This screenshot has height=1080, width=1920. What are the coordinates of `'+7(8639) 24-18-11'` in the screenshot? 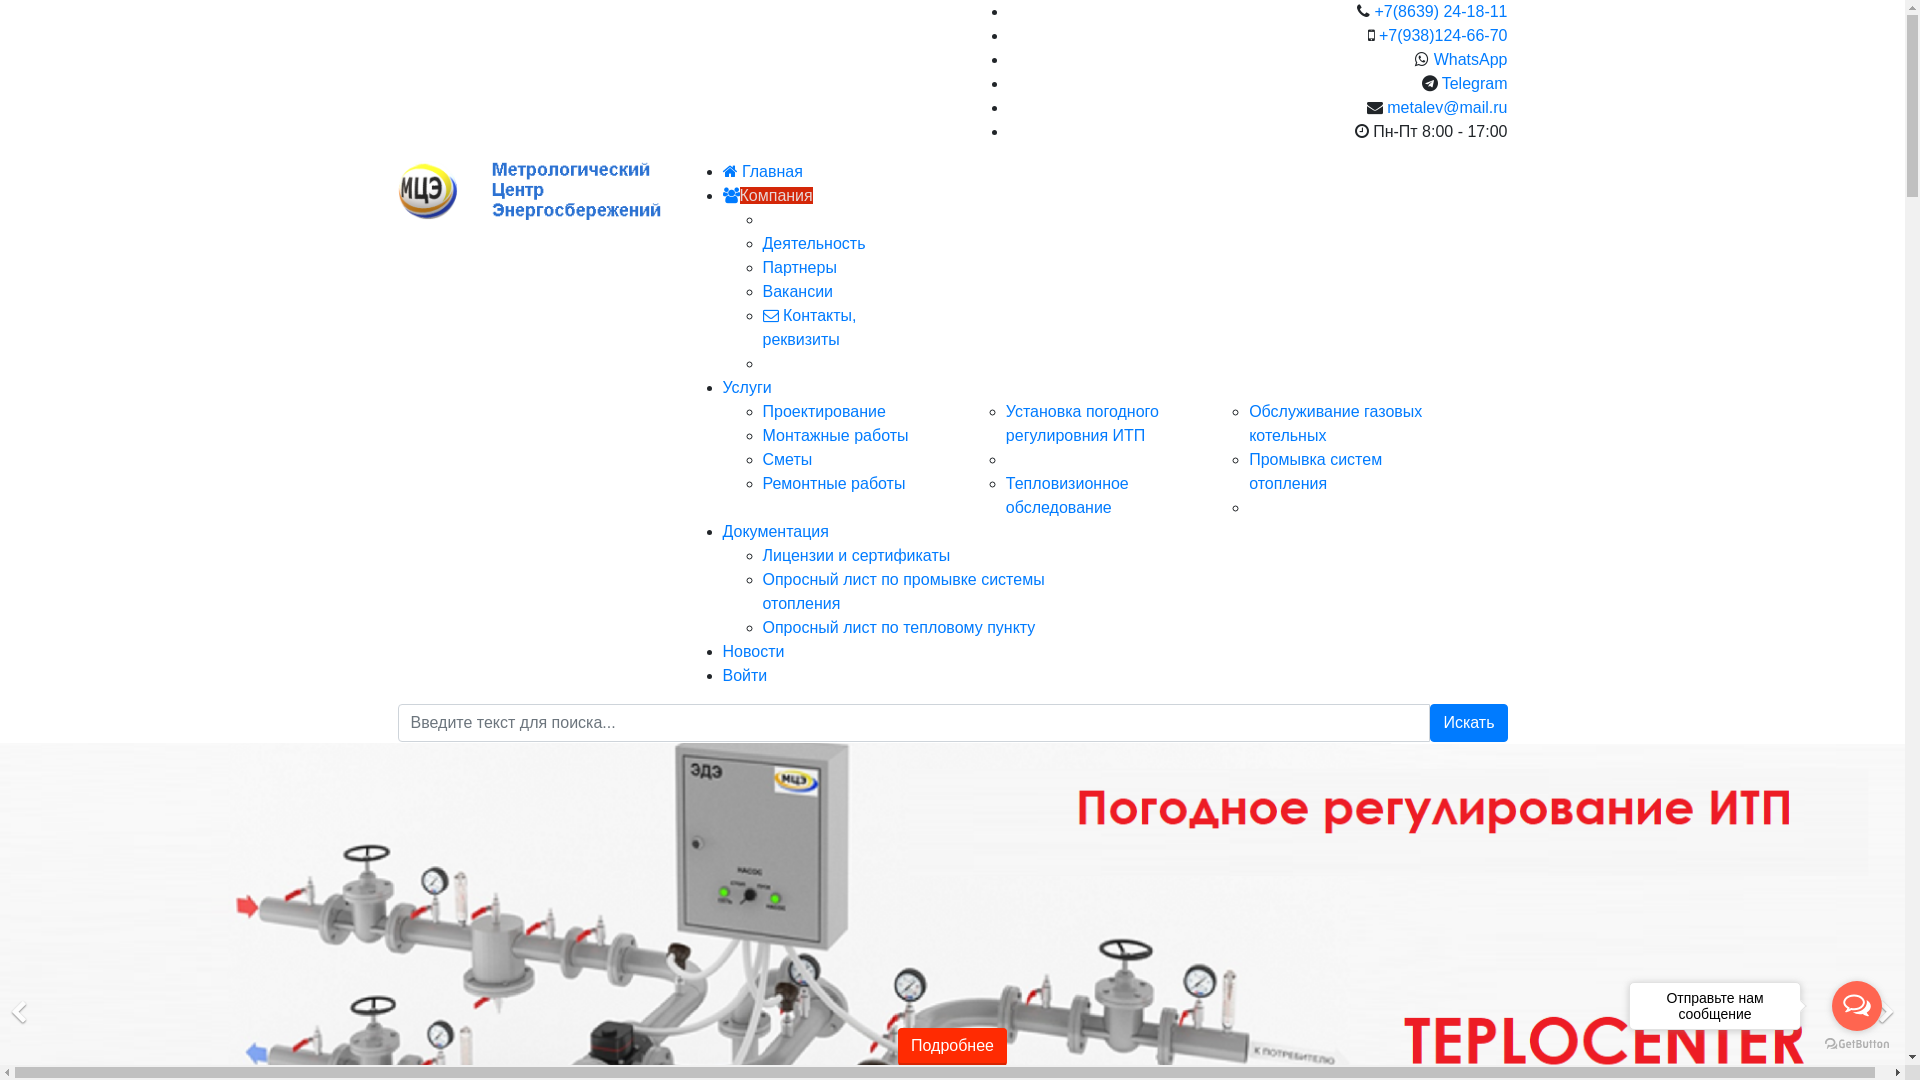 It's located at (1373, 11).